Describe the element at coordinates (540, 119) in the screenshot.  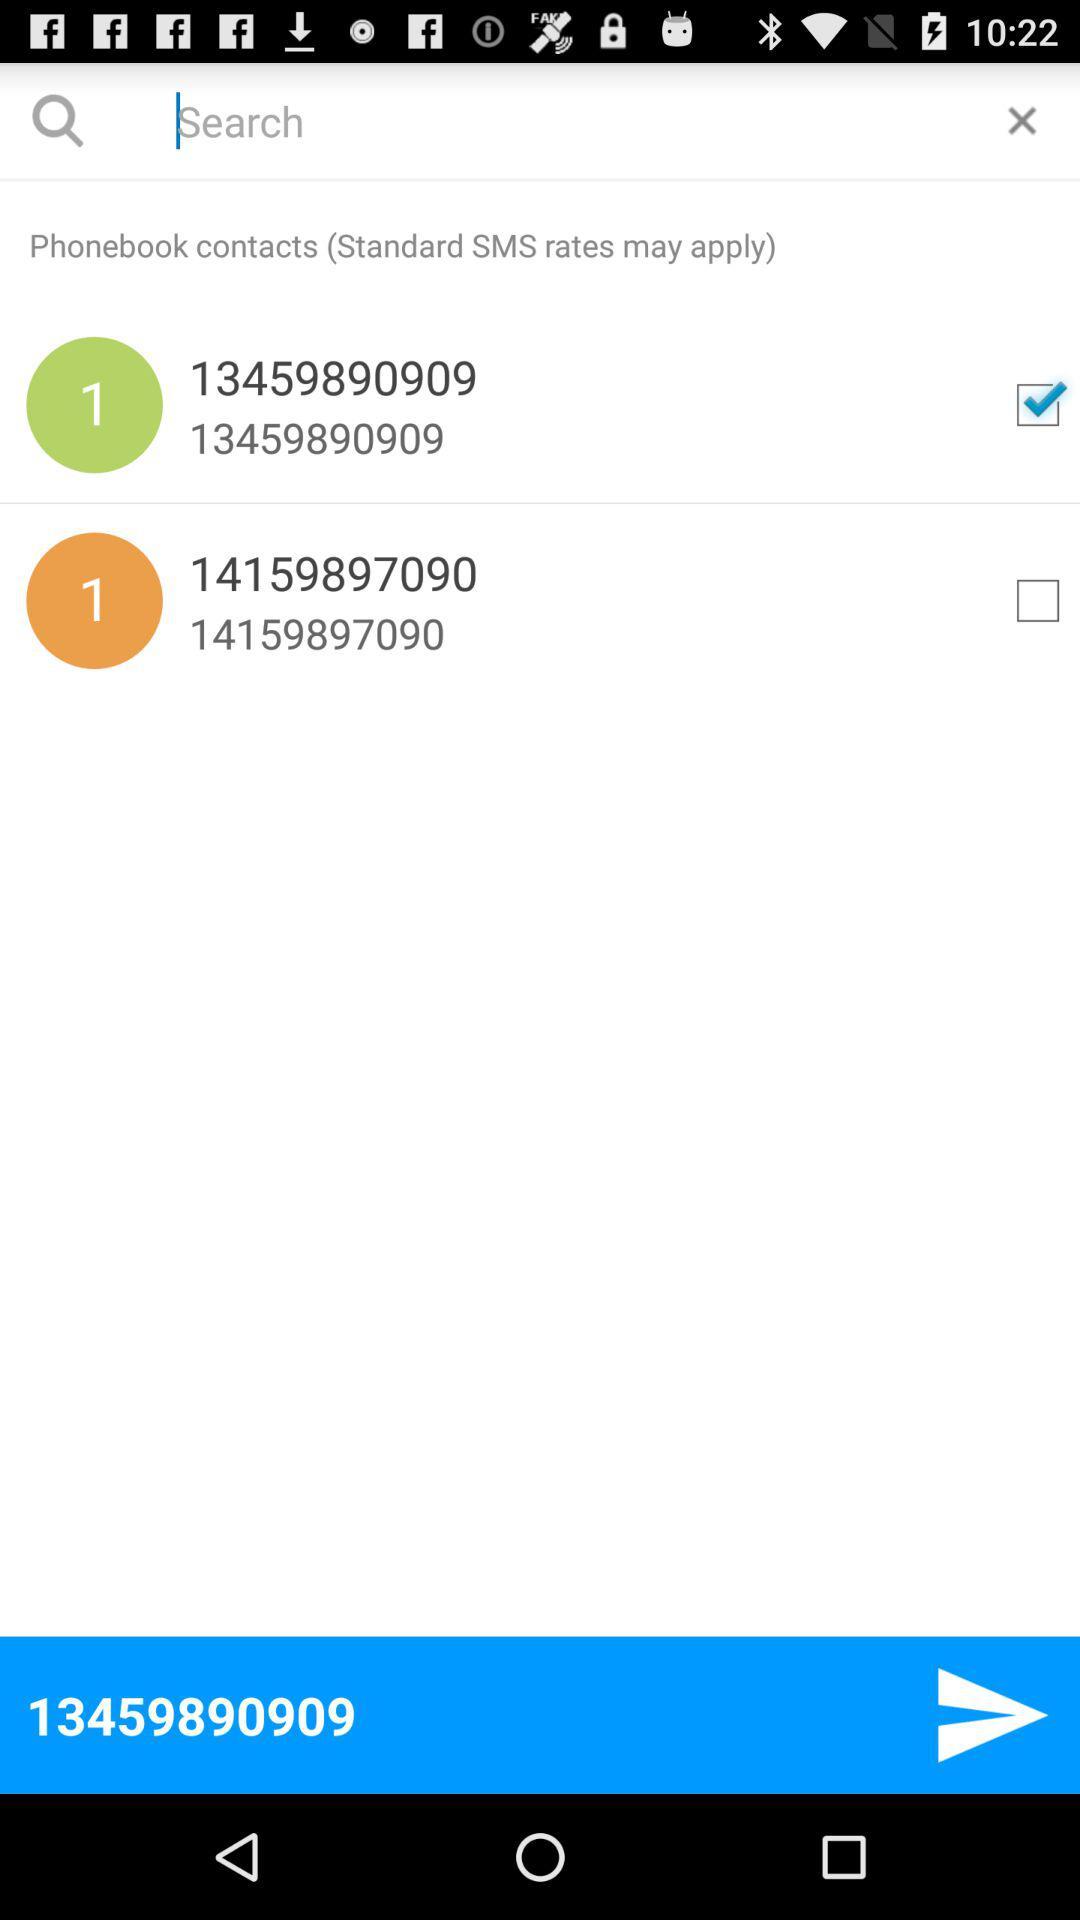
I see `search field` at that location.